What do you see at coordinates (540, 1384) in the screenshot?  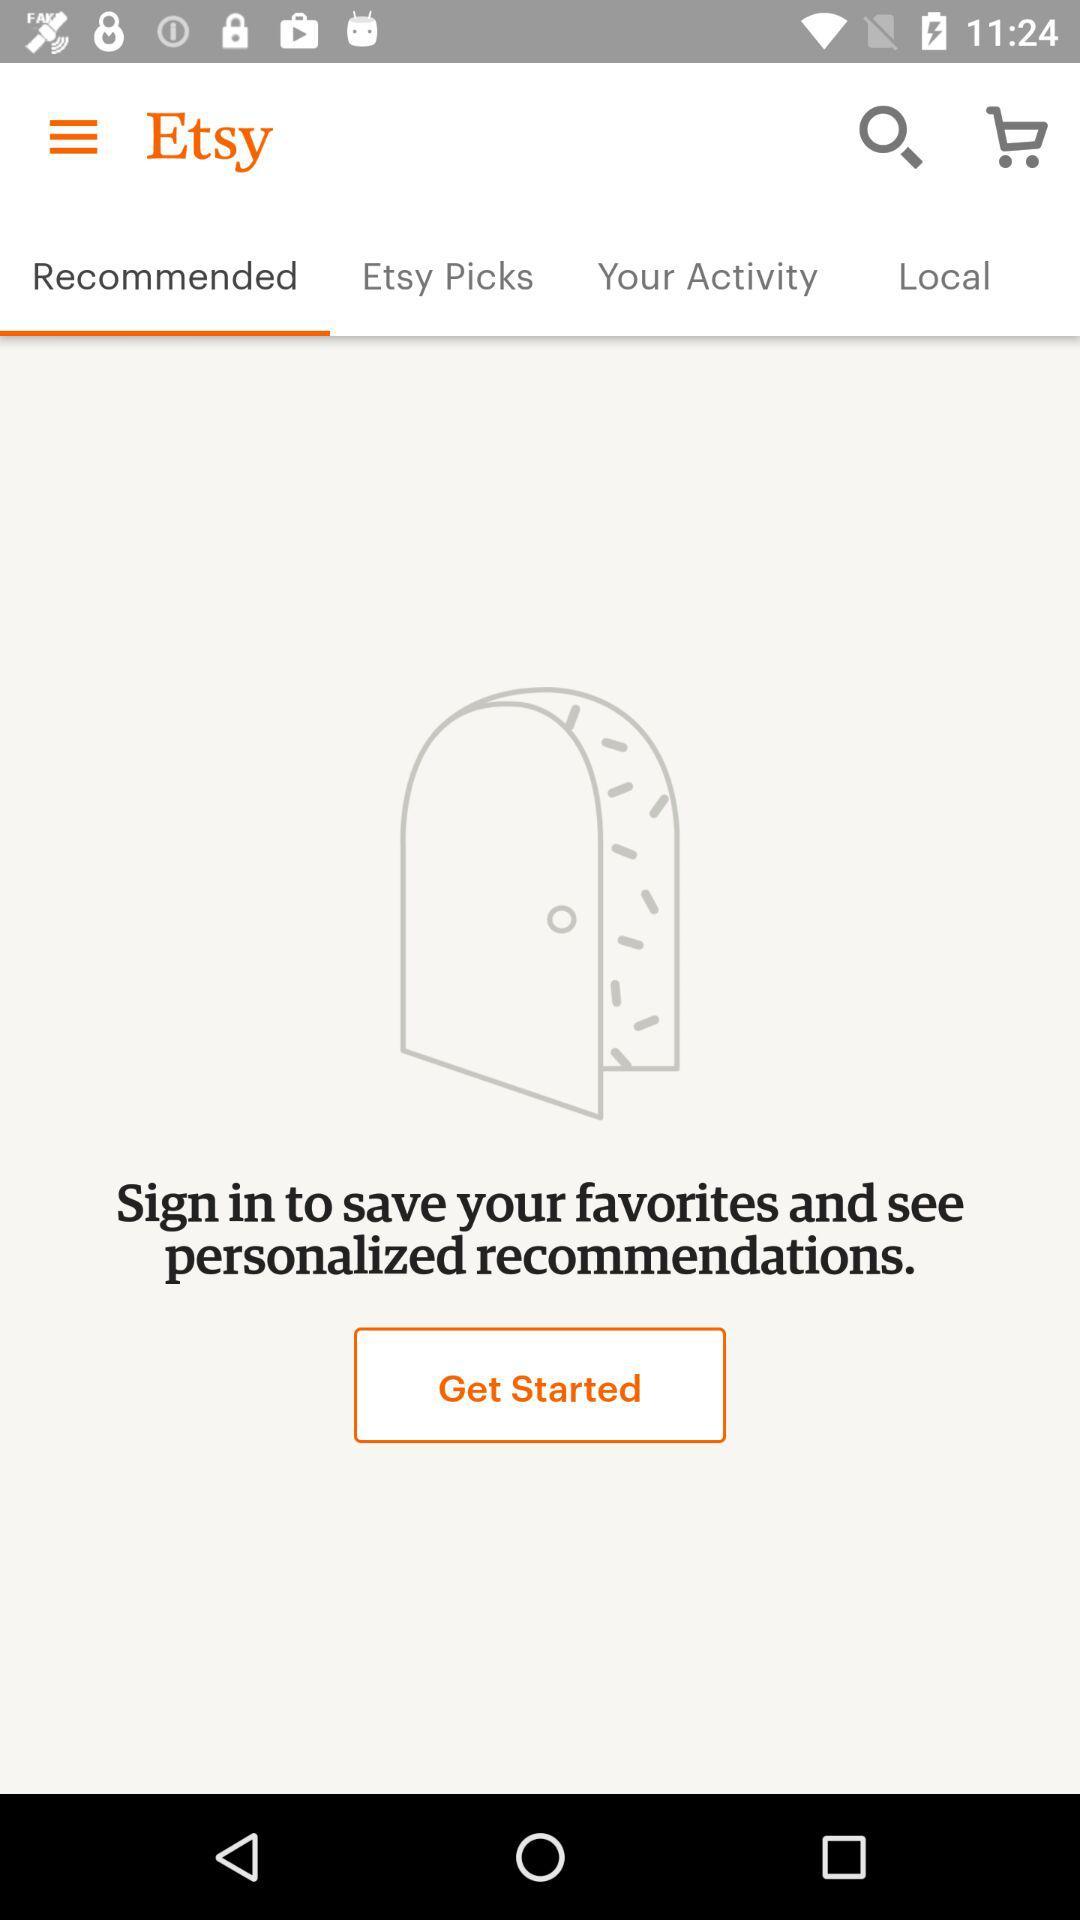 I see `the get started` at bounding box center [540, 1384].